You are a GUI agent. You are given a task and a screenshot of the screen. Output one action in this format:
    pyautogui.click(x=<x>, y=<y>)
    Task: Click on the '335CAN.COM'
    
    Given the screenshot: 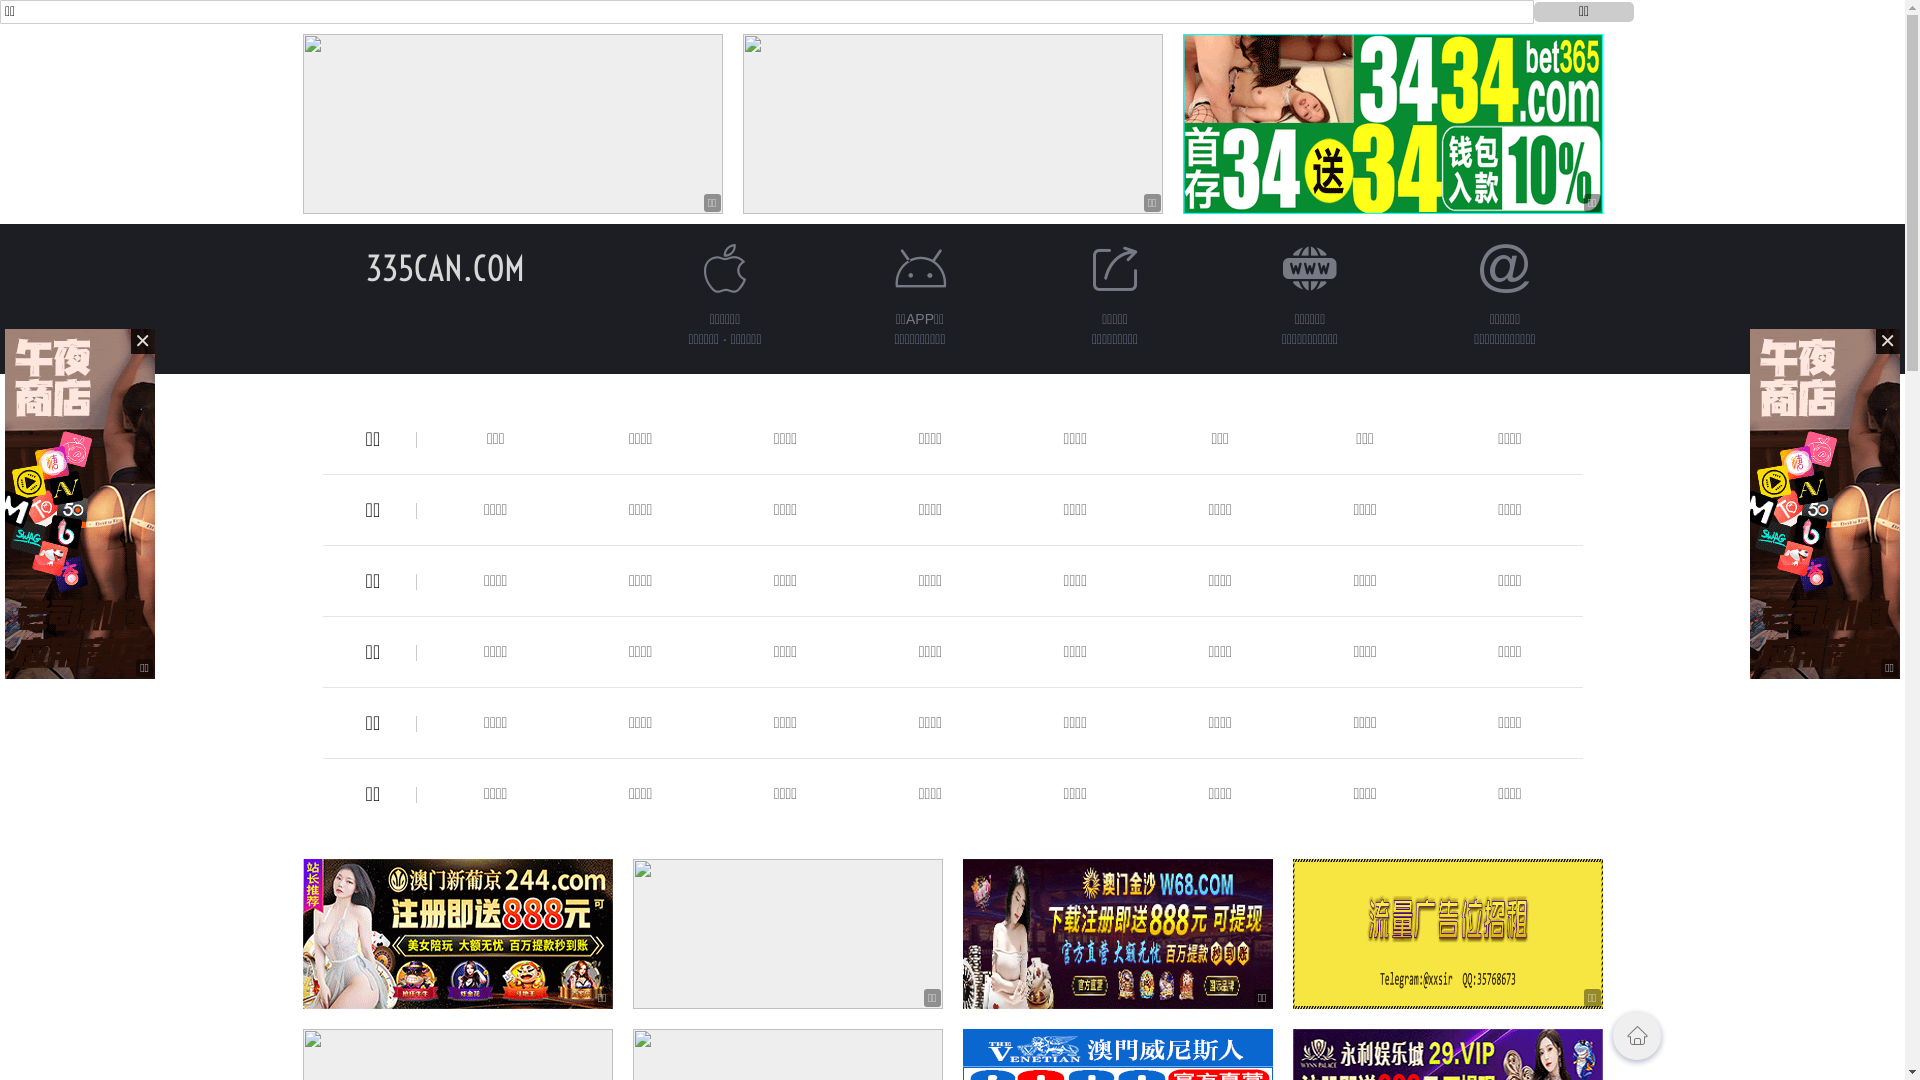 What is the action you would take?
    pyautogui.click(x=365, y=267)
    